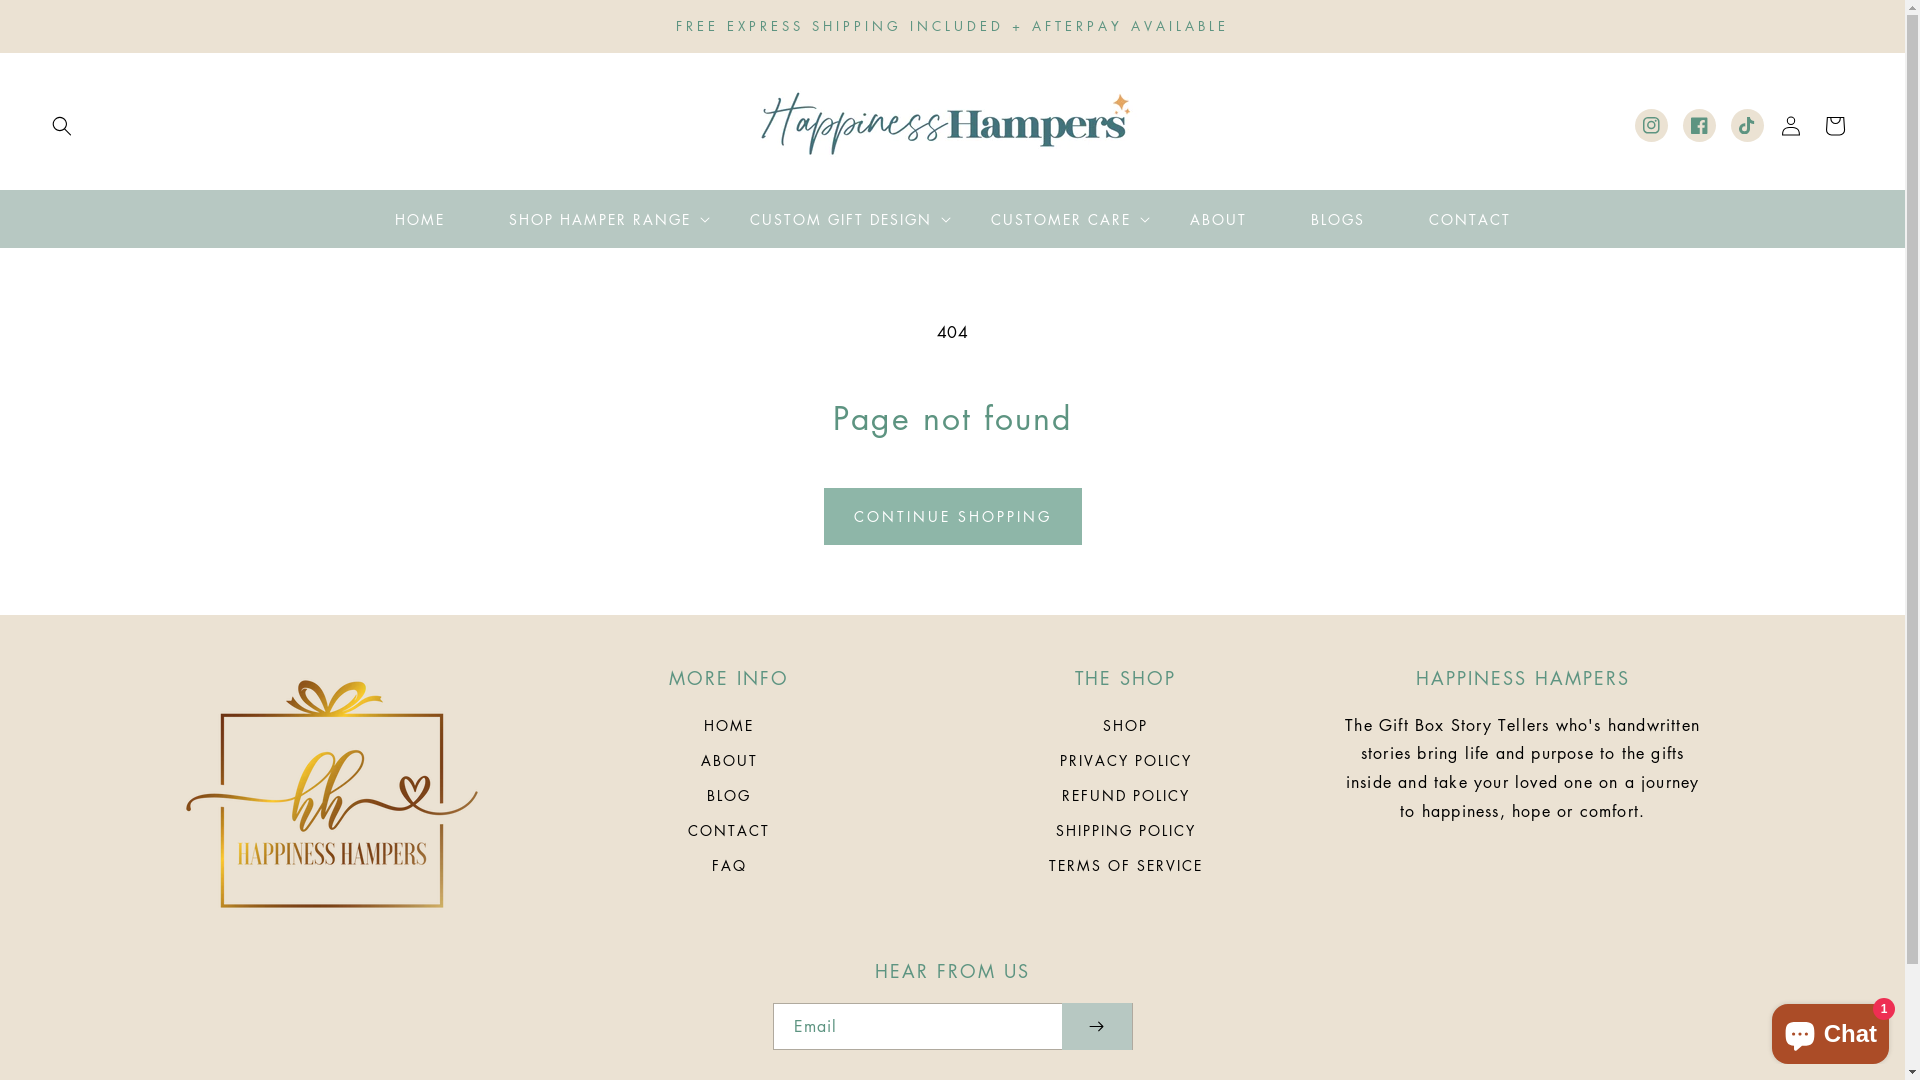 The width and height of the screenshot is (1920, 1080). What do you see at coordinates (1698, 125) in the screenshot?
I see `'Facebook'` at bounding box center [1698, 125].